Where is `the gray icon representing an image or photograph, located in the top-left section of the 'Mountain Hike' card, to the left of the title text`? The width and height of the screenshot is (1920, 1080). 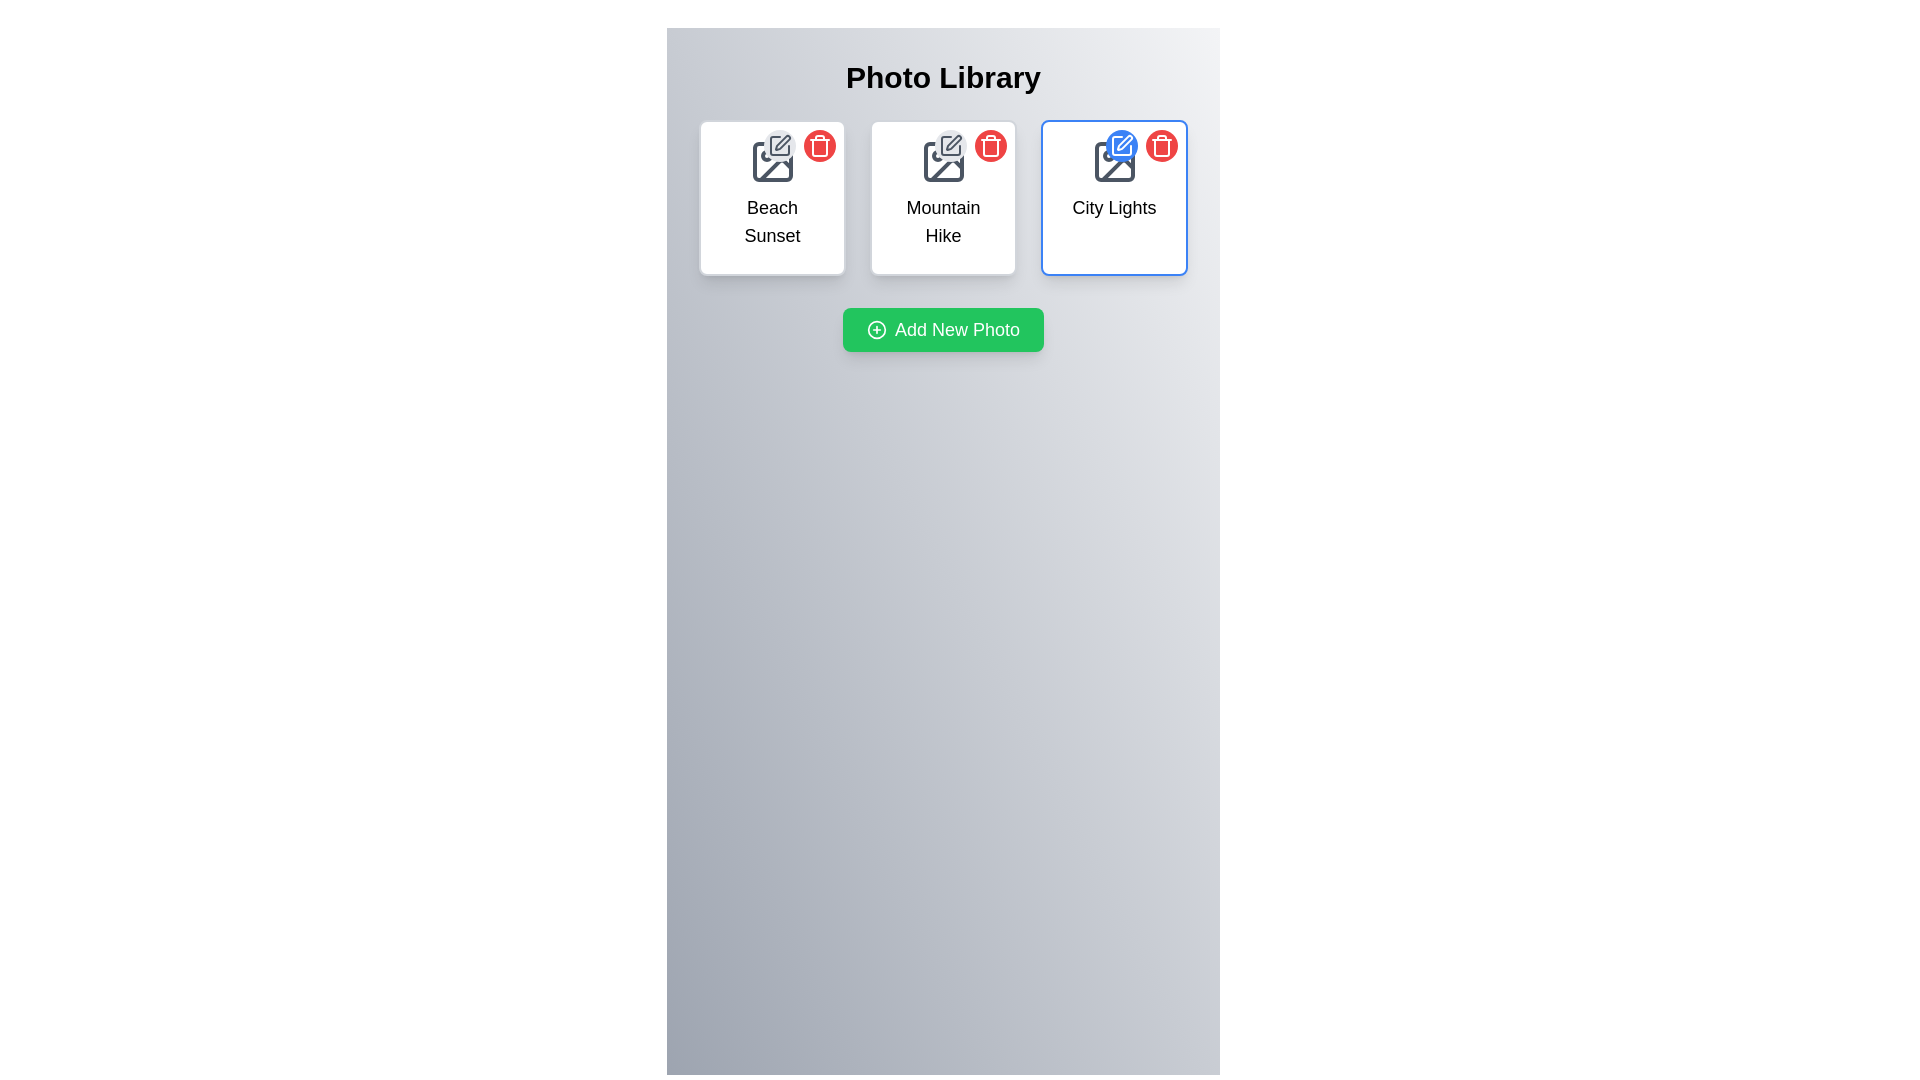 the gray icon representing an image or photograph, located in the top-left section of the 'Mountain Hike' card, to the left of the title text is located at coordinates (942, 161).